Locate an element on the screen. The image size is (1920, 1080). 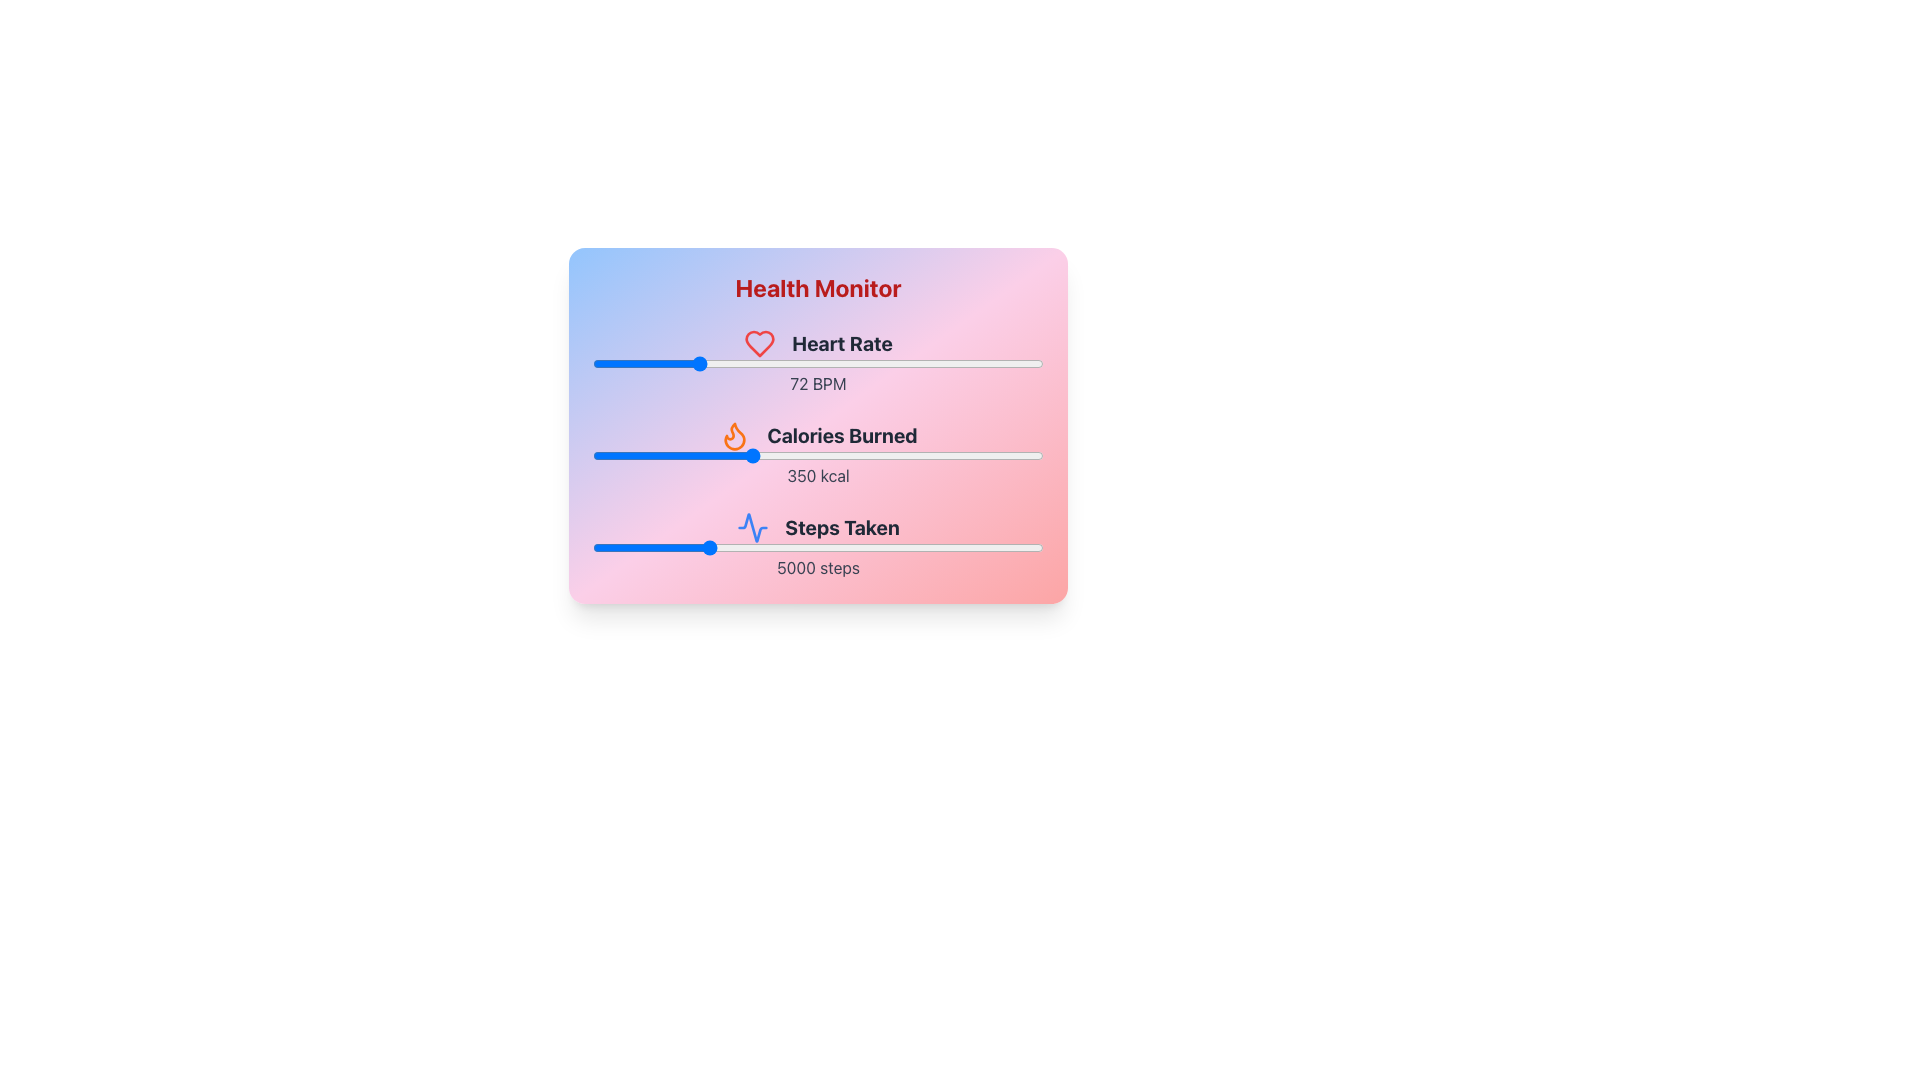
the step count is located at coordinates (939, 547).